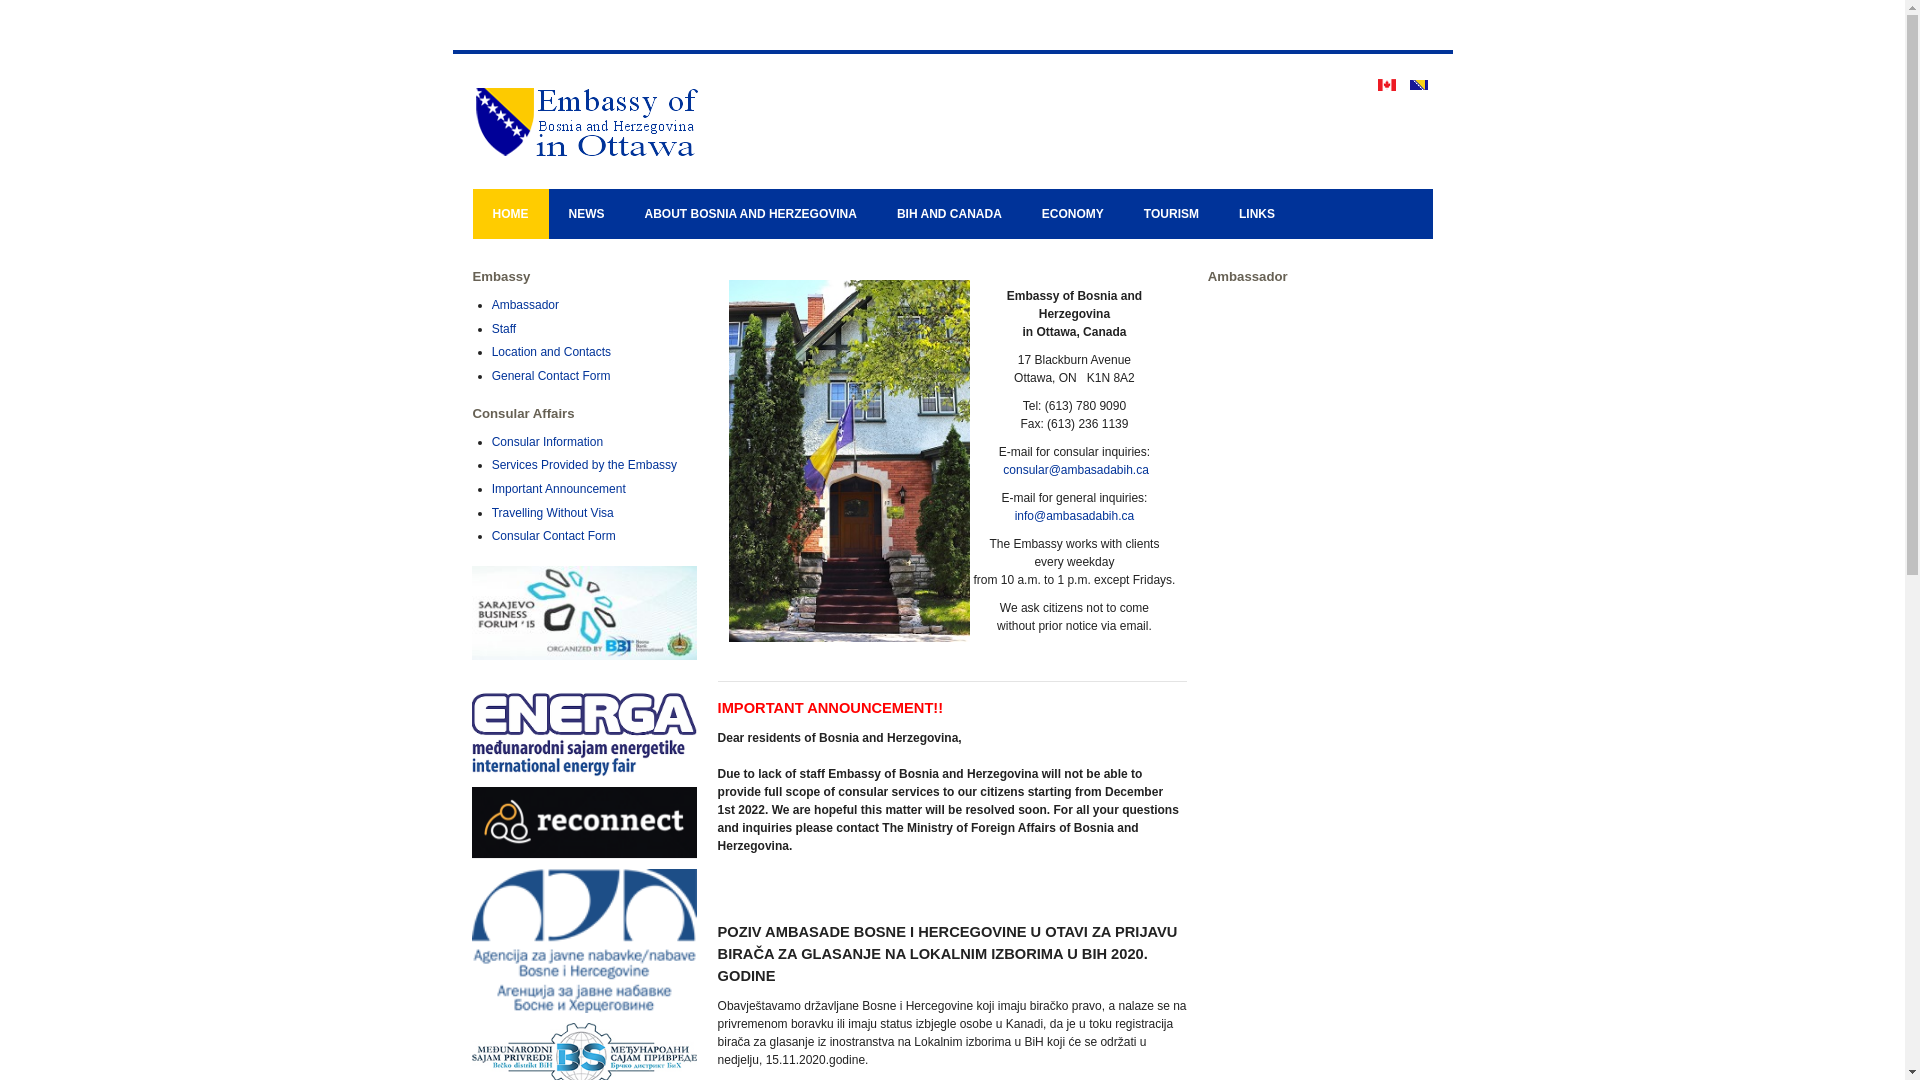  I want to click on 'Embassy of Bosnia and Herzegovina in Ottawa', so click(672, 121).